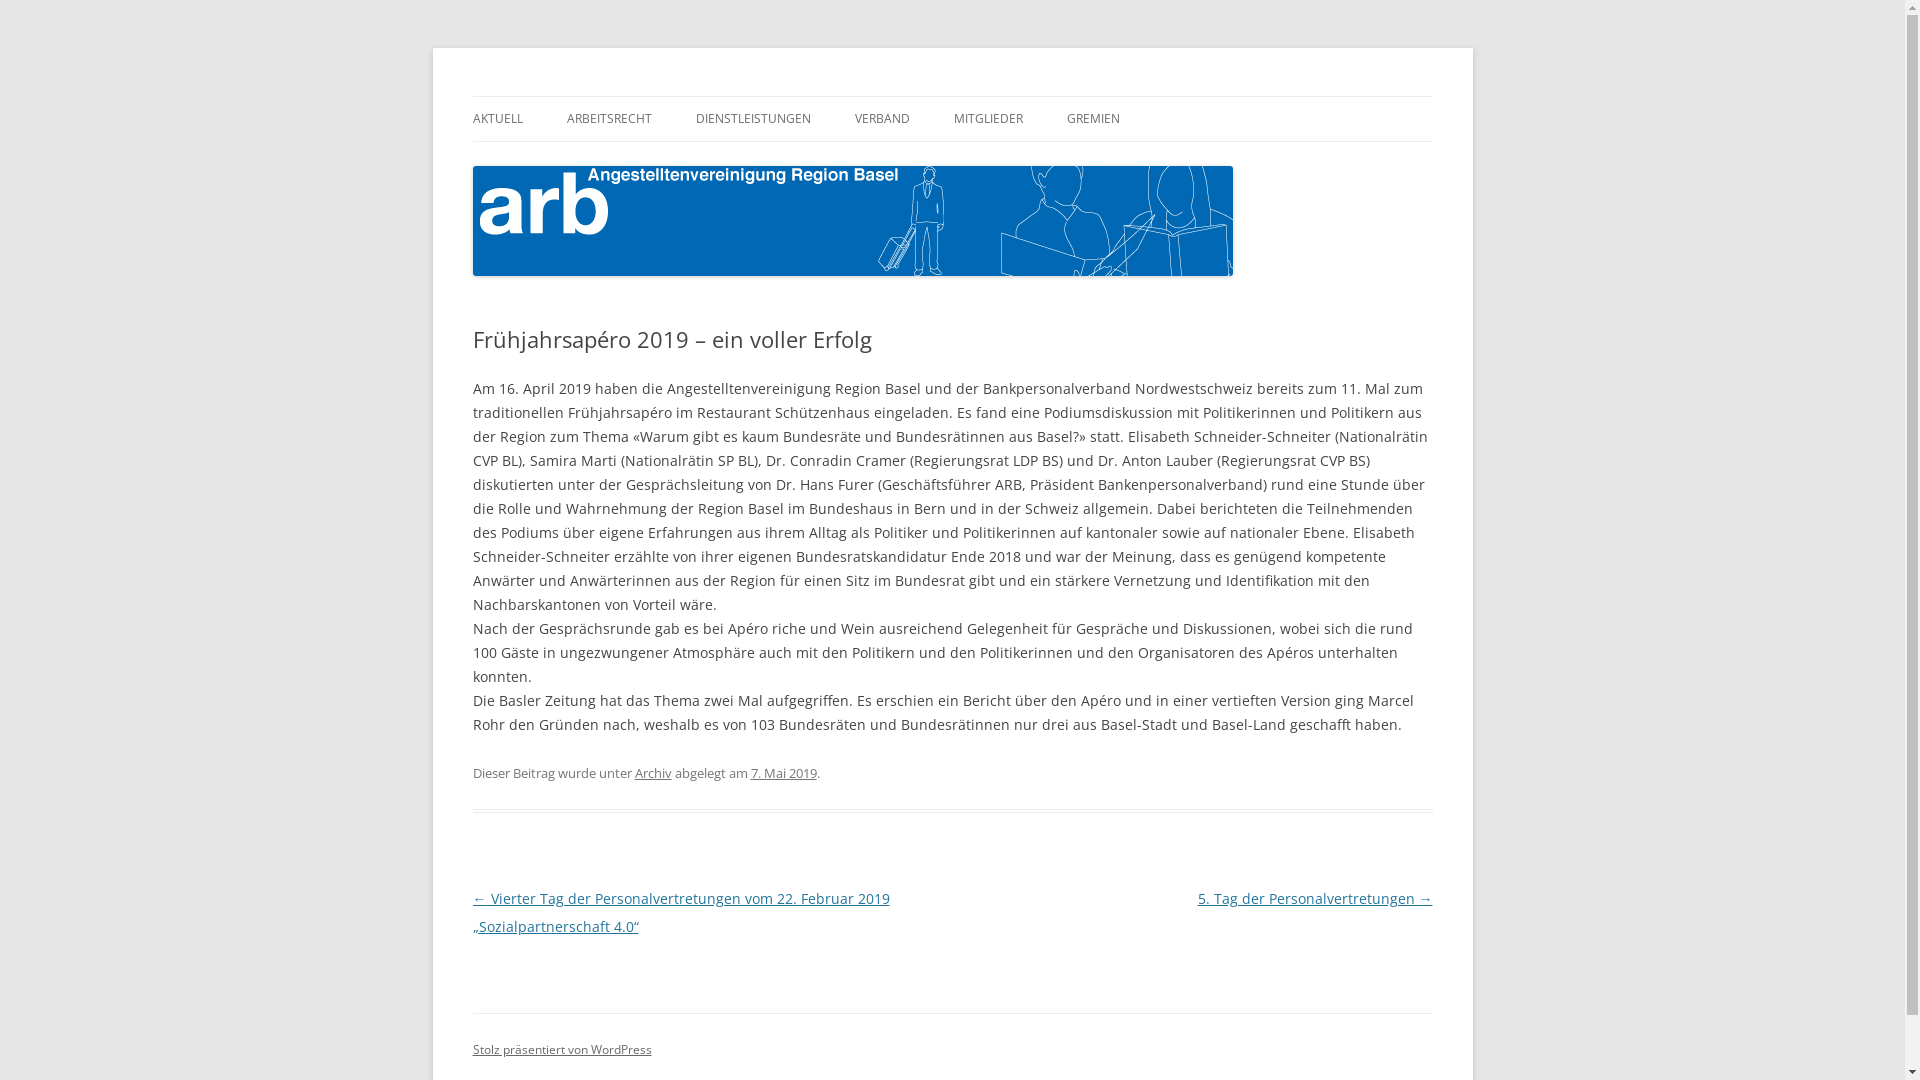  I want to click on '7. Mai 2019', so click(781, 771).